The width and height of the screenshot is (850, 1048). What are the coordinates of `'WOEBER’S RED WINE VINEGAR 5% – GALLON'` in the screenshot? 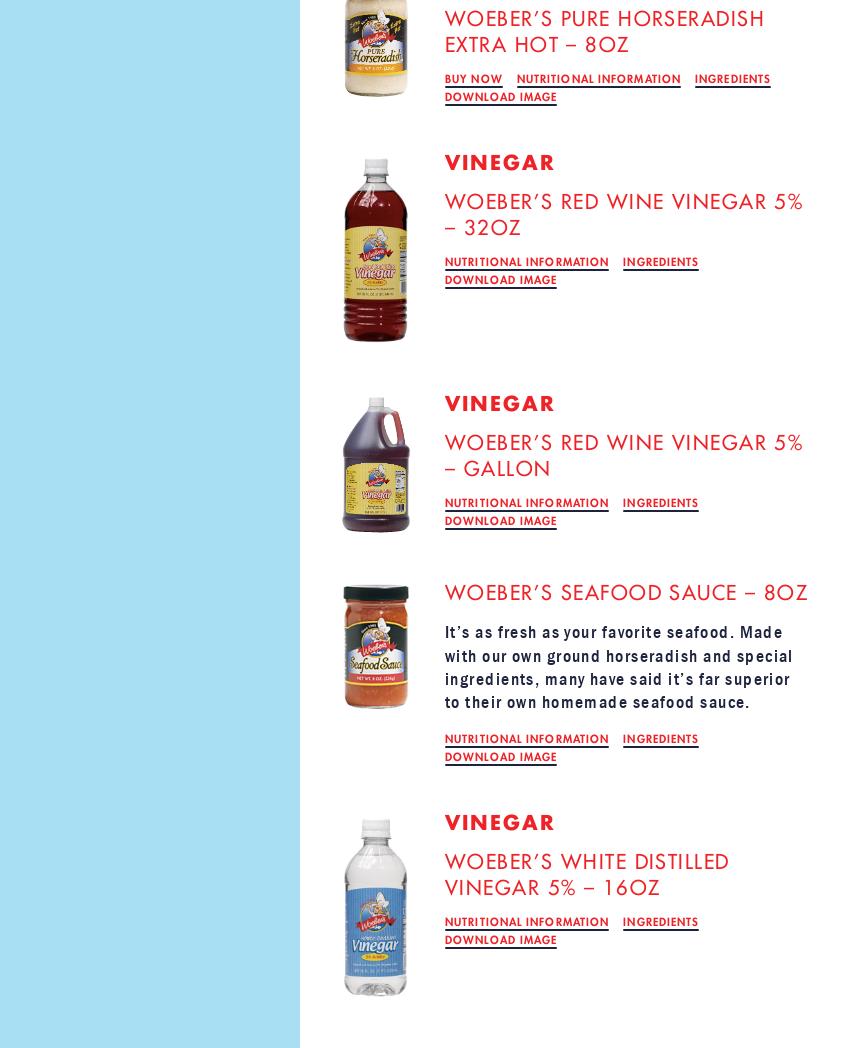 It's located at (622, 454).